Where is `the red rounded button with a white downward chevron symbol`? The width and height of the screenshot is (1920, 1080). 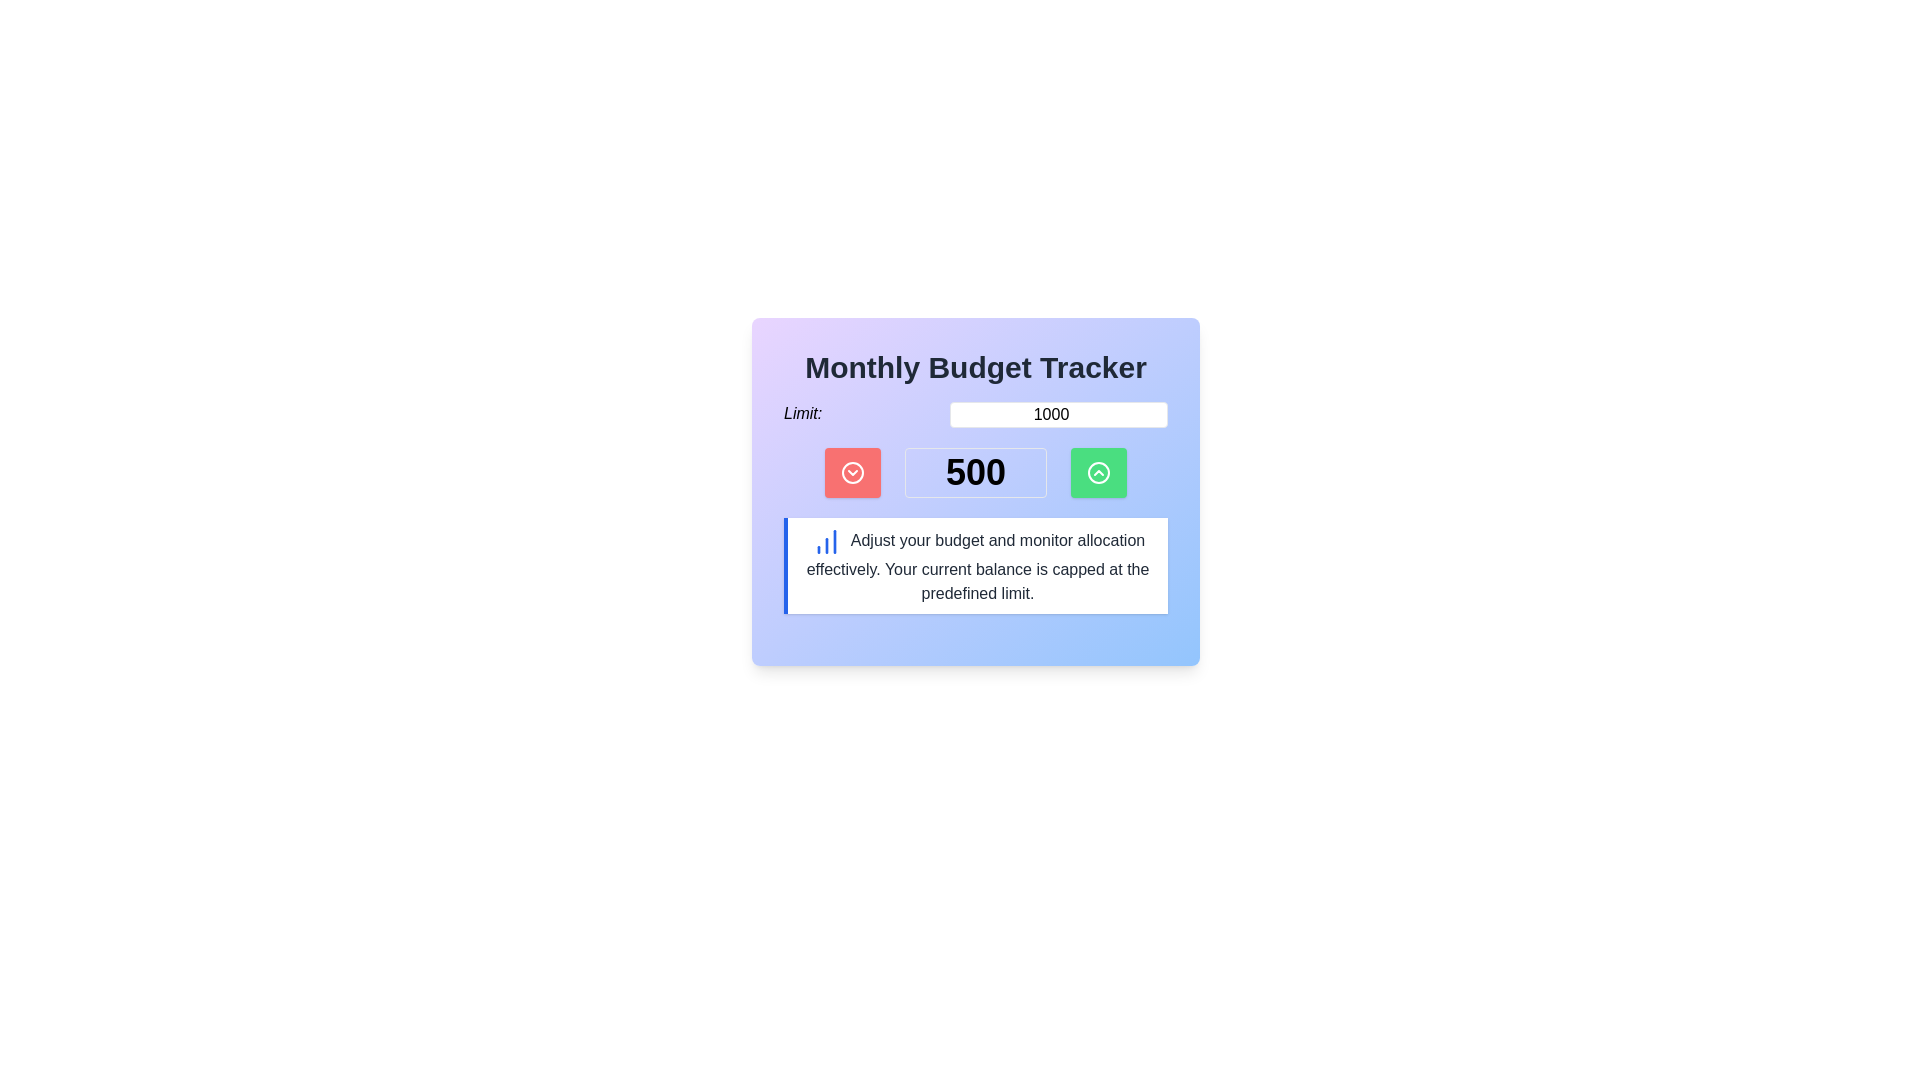 the red rounded button with a white downward chevron symbol is located at coordinates (852, 473).